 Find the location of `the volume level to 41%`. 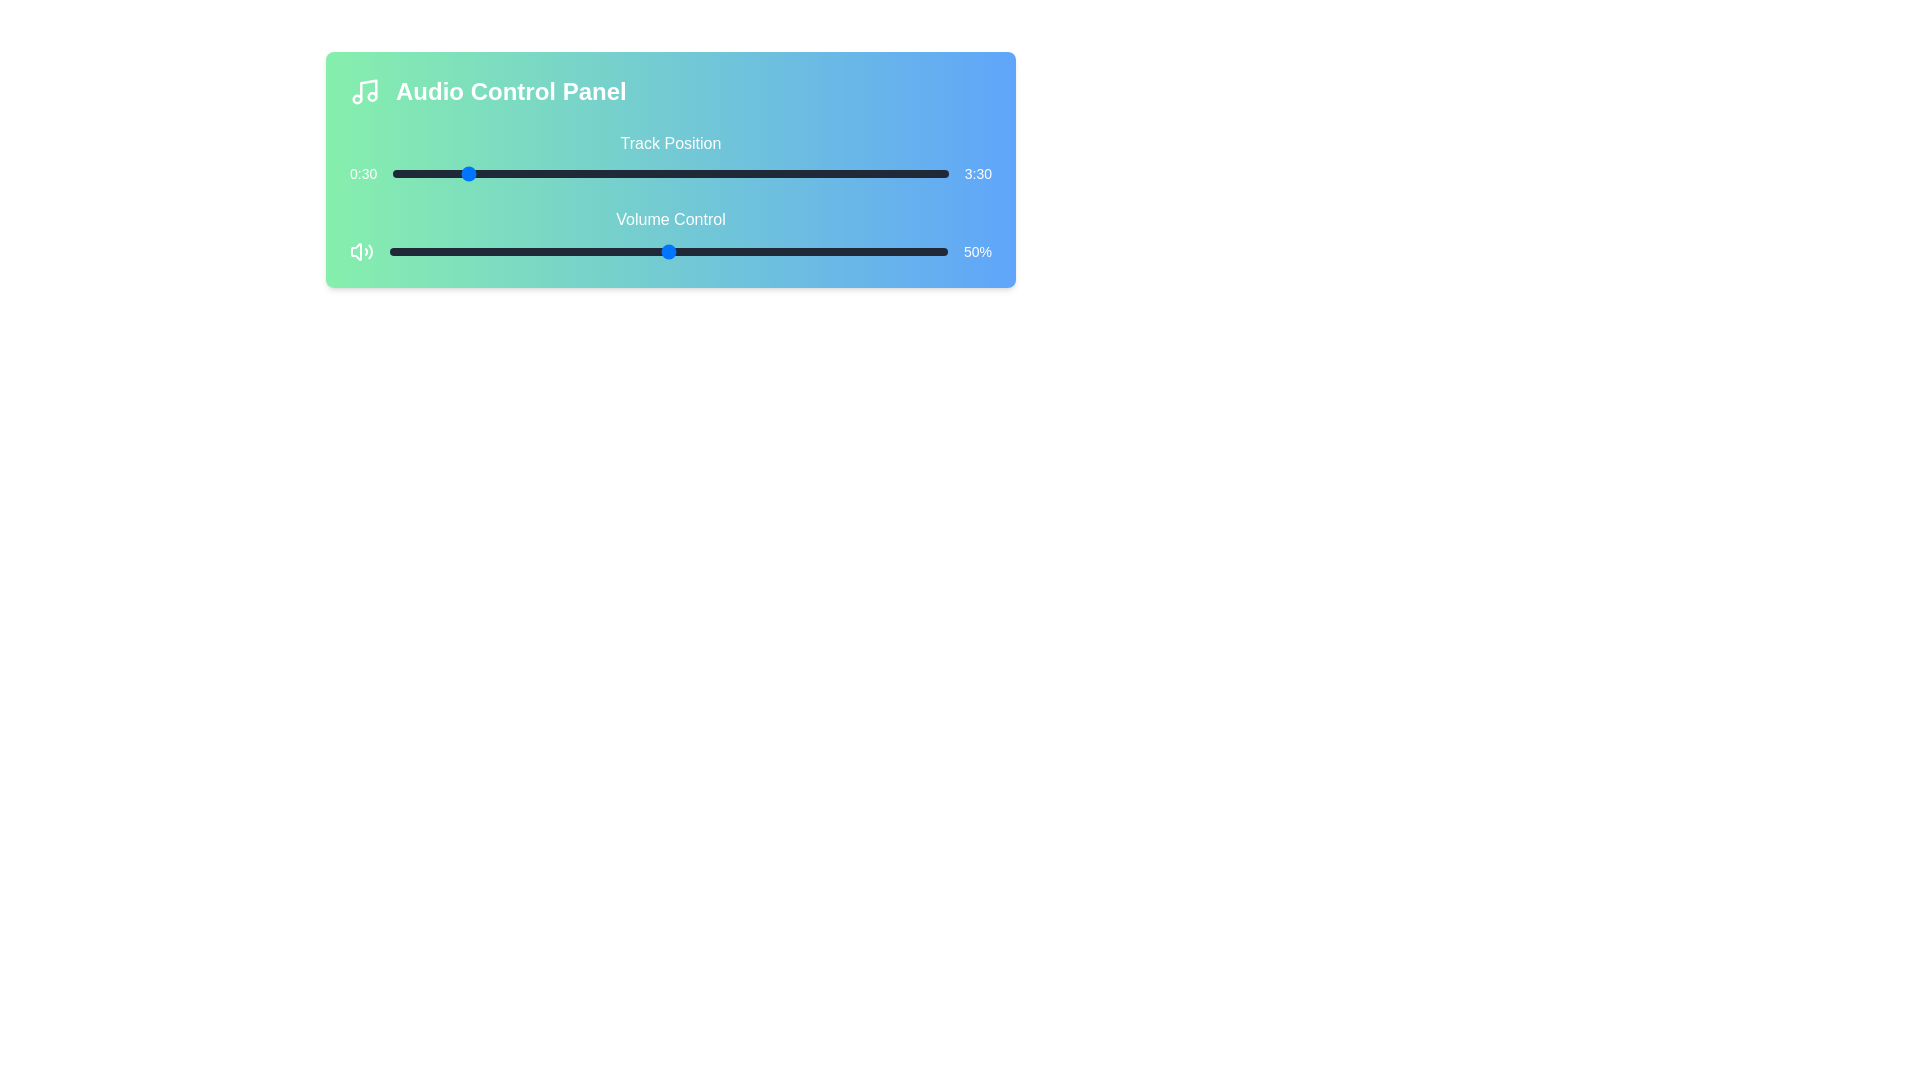

the volume level to 41% is located at coordinates (617, 250).